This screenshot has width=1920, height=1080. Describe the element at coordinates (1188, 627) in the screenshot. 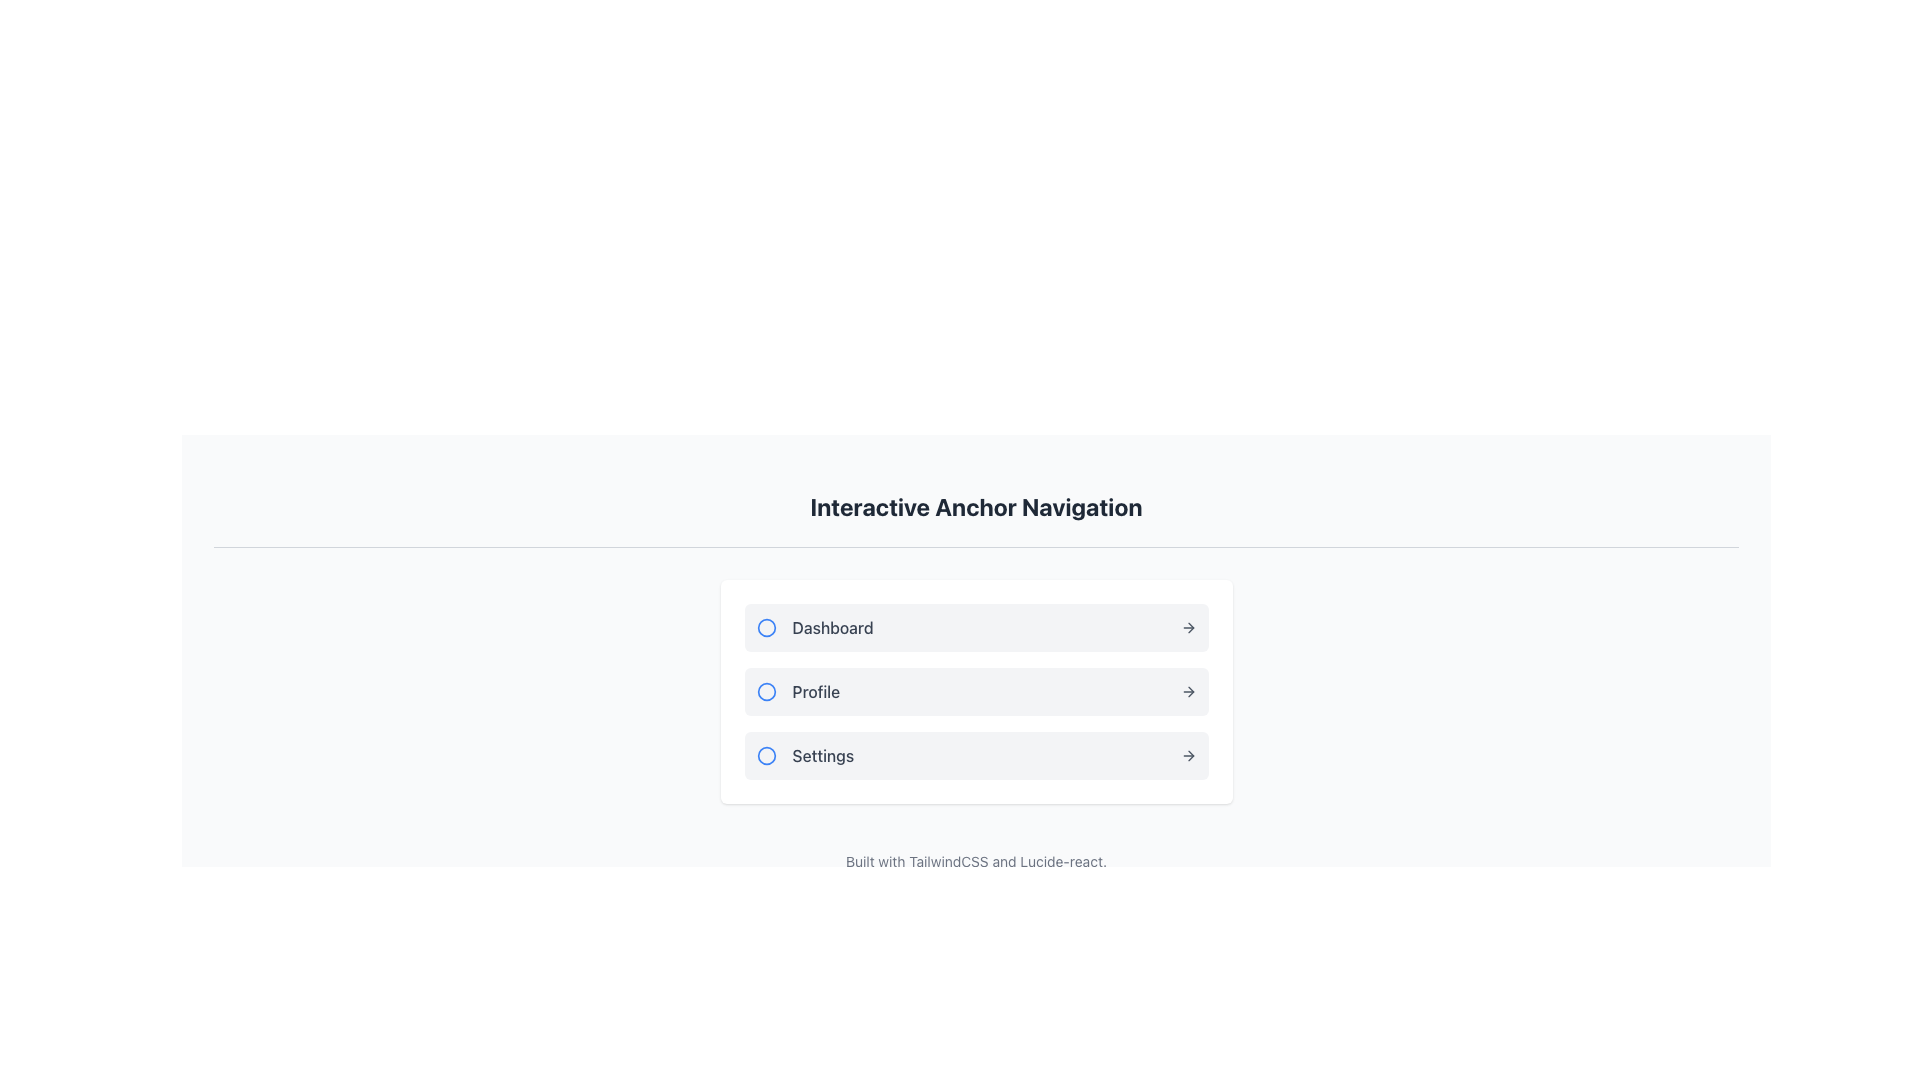

I see `the arrow icon located at the rightmost end of the 'Dashboard' item in the vertical navigation list, which signifies navigation or further interaction` at that location.